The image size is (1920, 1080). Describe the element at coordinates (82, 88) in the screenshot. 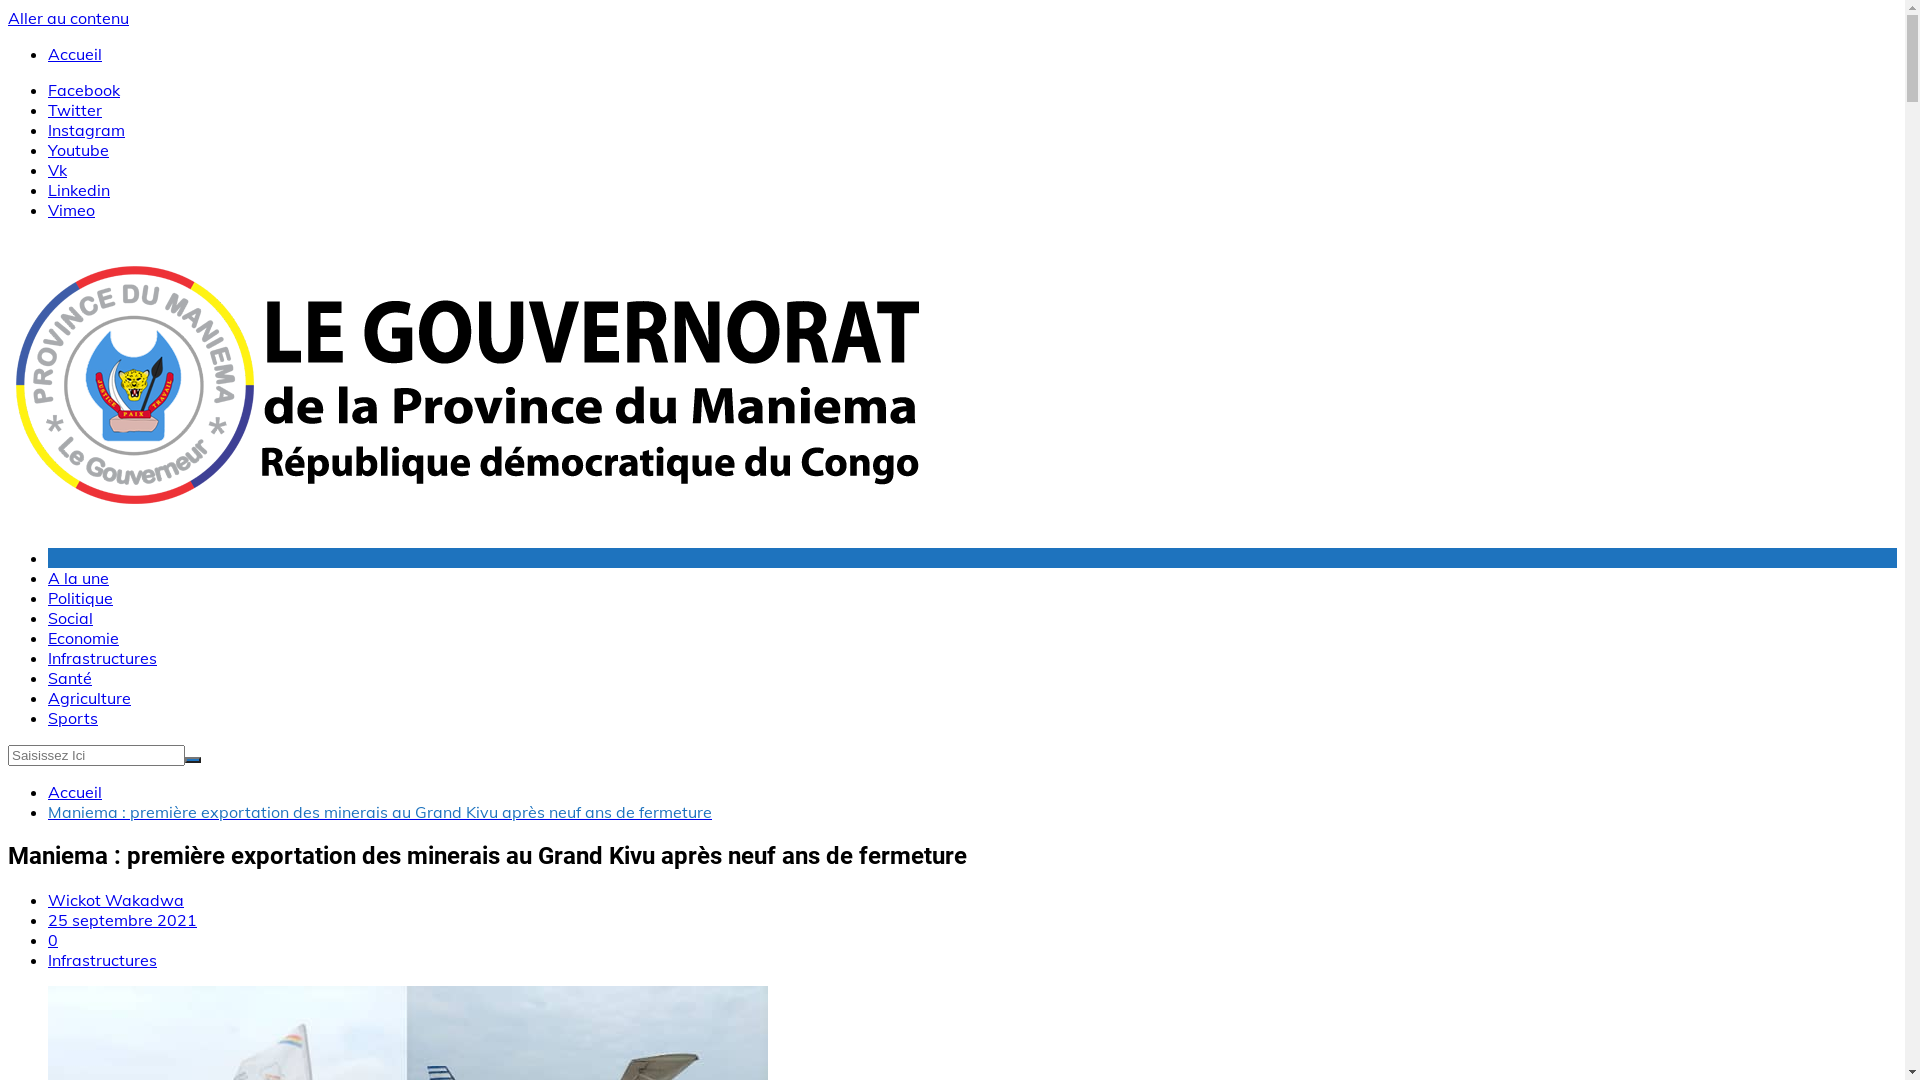

I see `'Facebook'` at that location.